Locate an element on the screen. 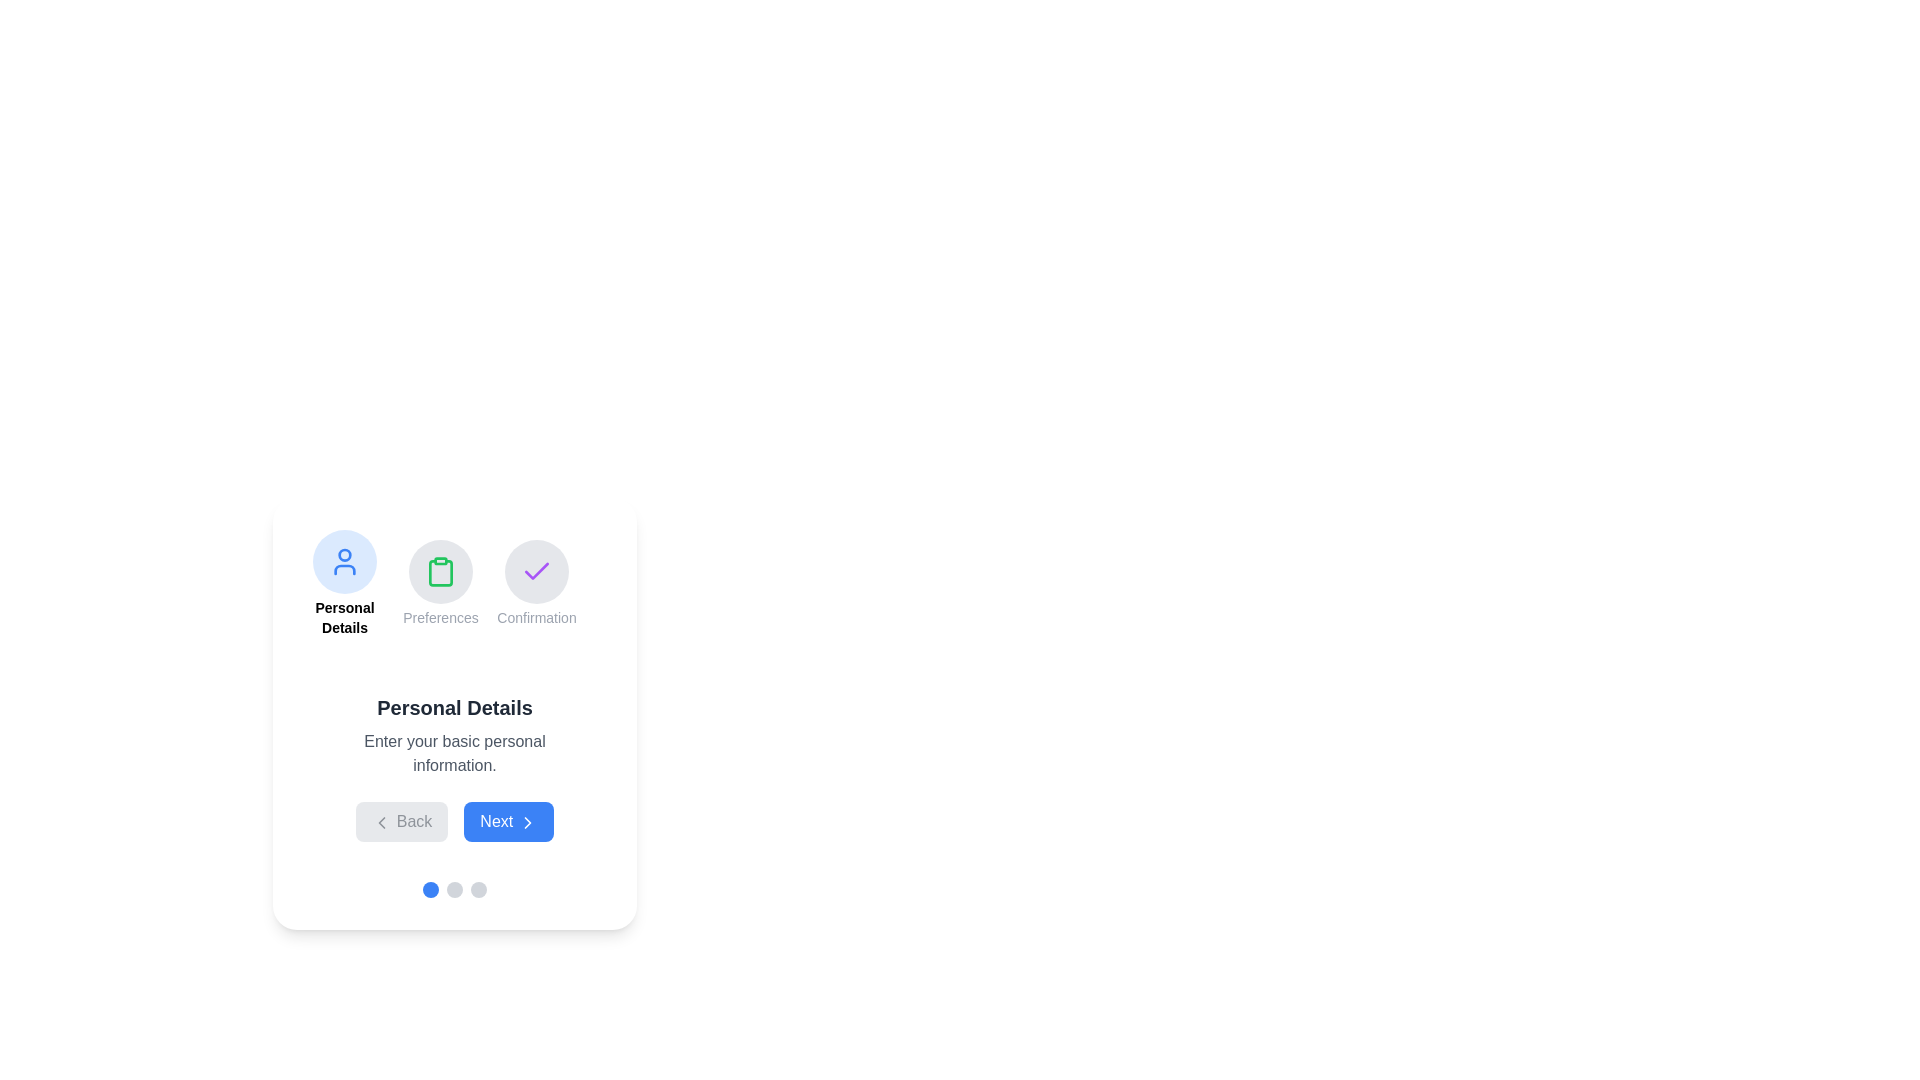 The height and width of the screenshot is (1080, 1920). the 'Preferences' text label, which indicates the current step in the multi-step process and is positioned vertically beneath a green clipboard icon is located at coordinates (440, 616).